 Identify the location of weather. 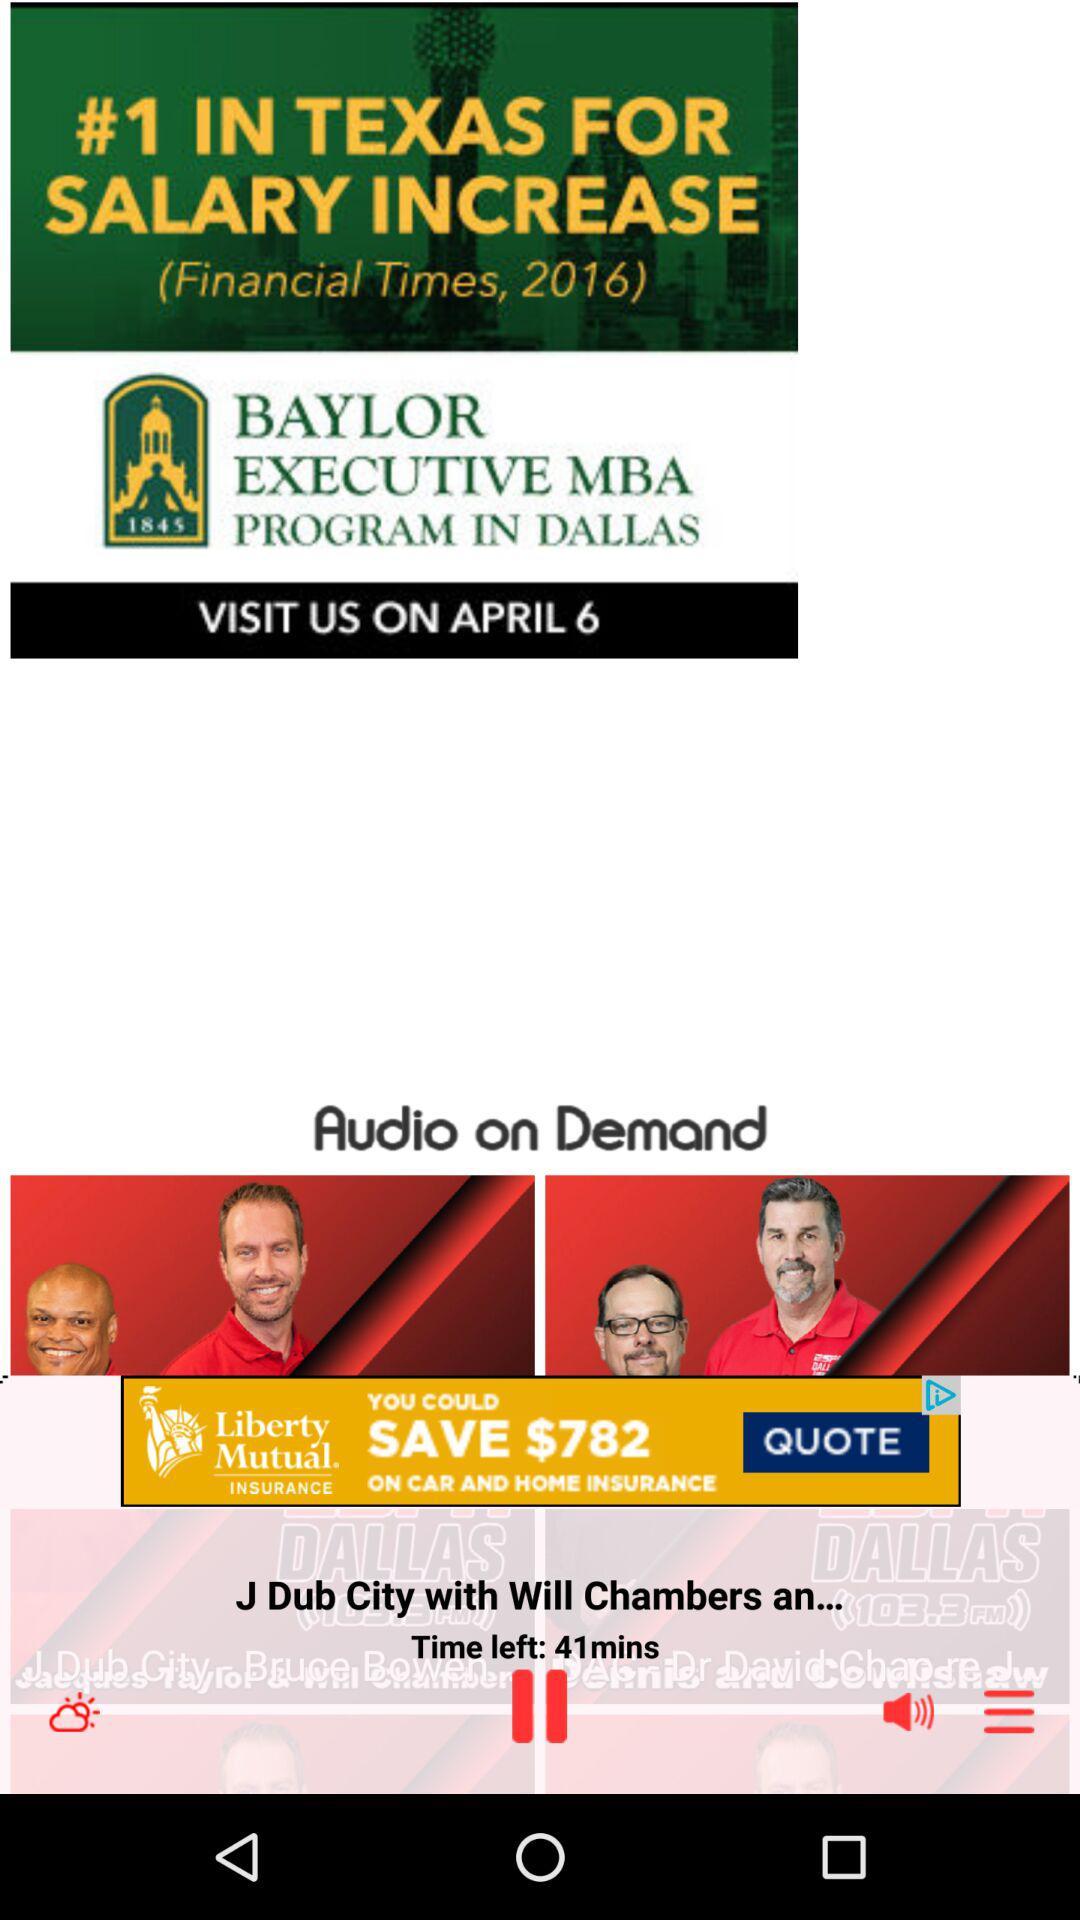
(73, 1710).